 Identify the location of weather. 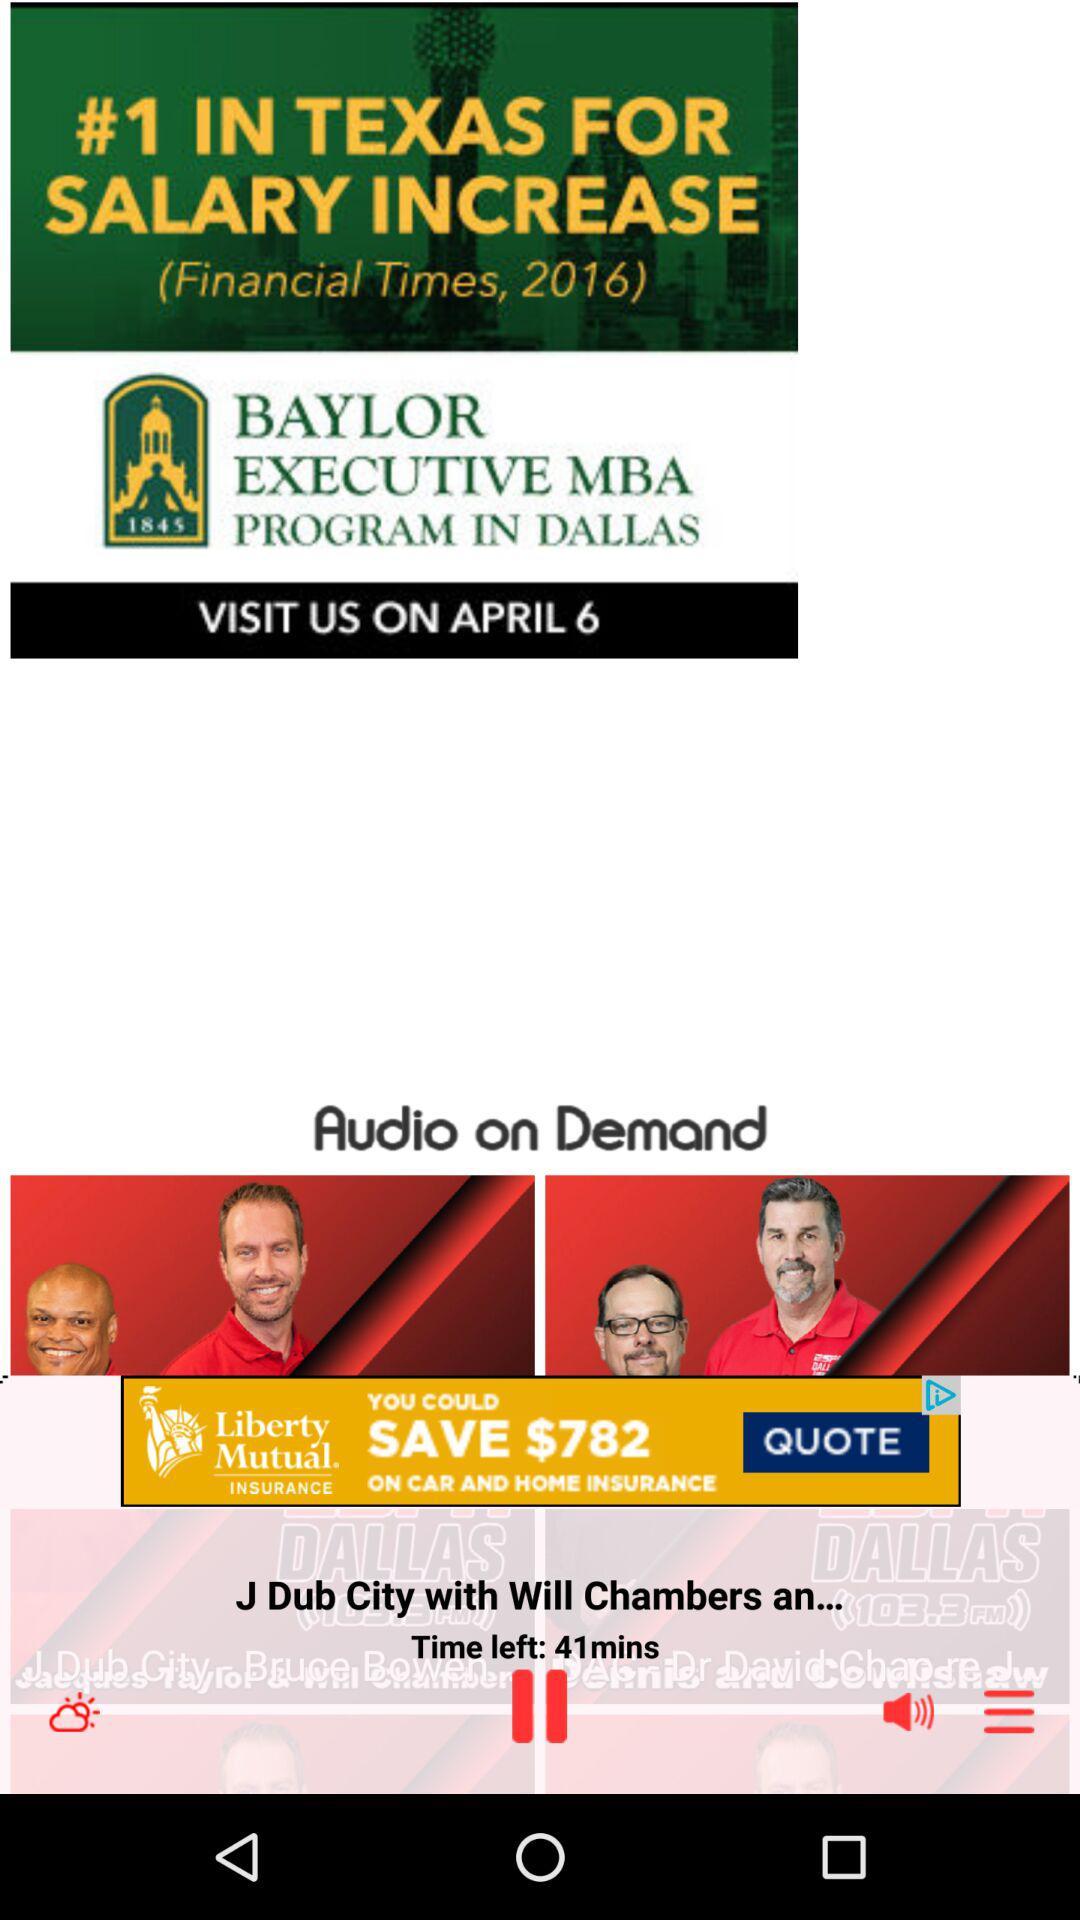
(73, 1710).